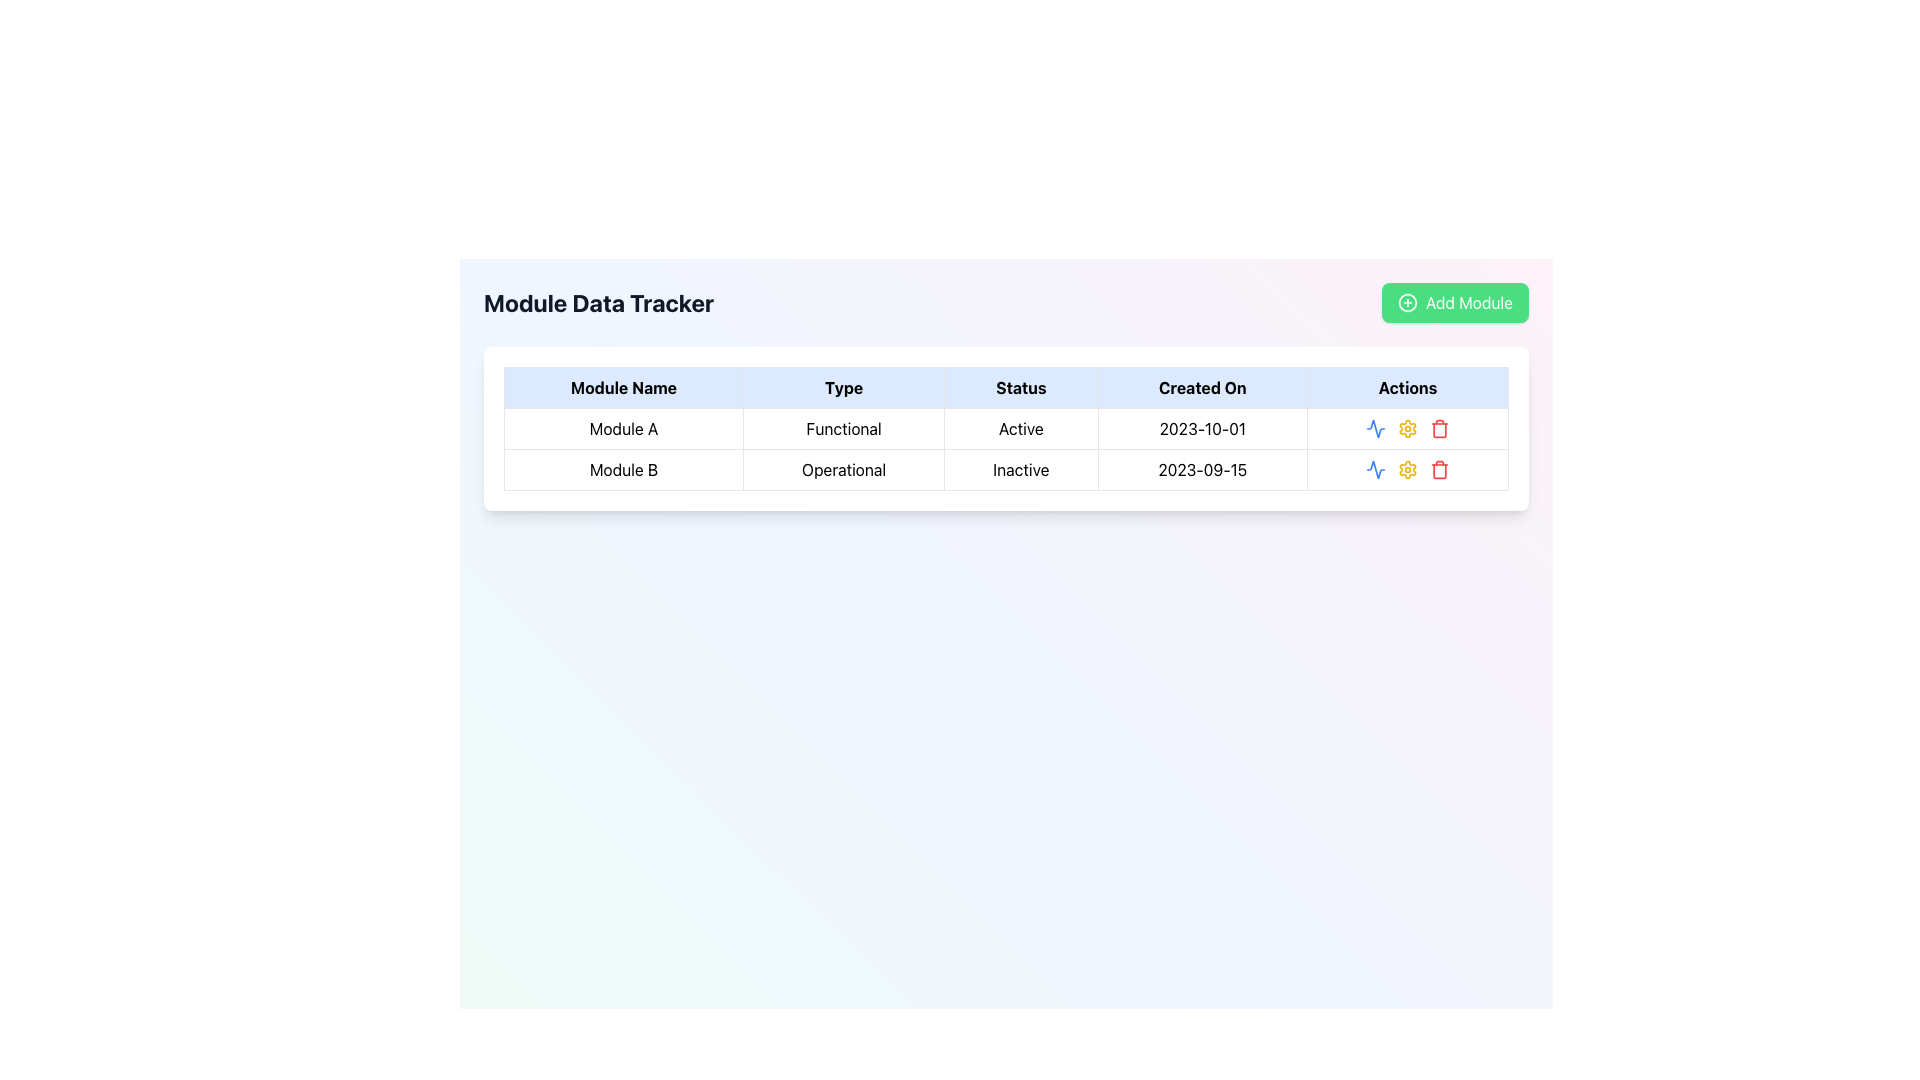 The image size is (1920, 1080). Describe the element at coordinates (1406, 303) in the screenshot. I see `the 'Add Module' icon located on the left side of the button text` at that location.